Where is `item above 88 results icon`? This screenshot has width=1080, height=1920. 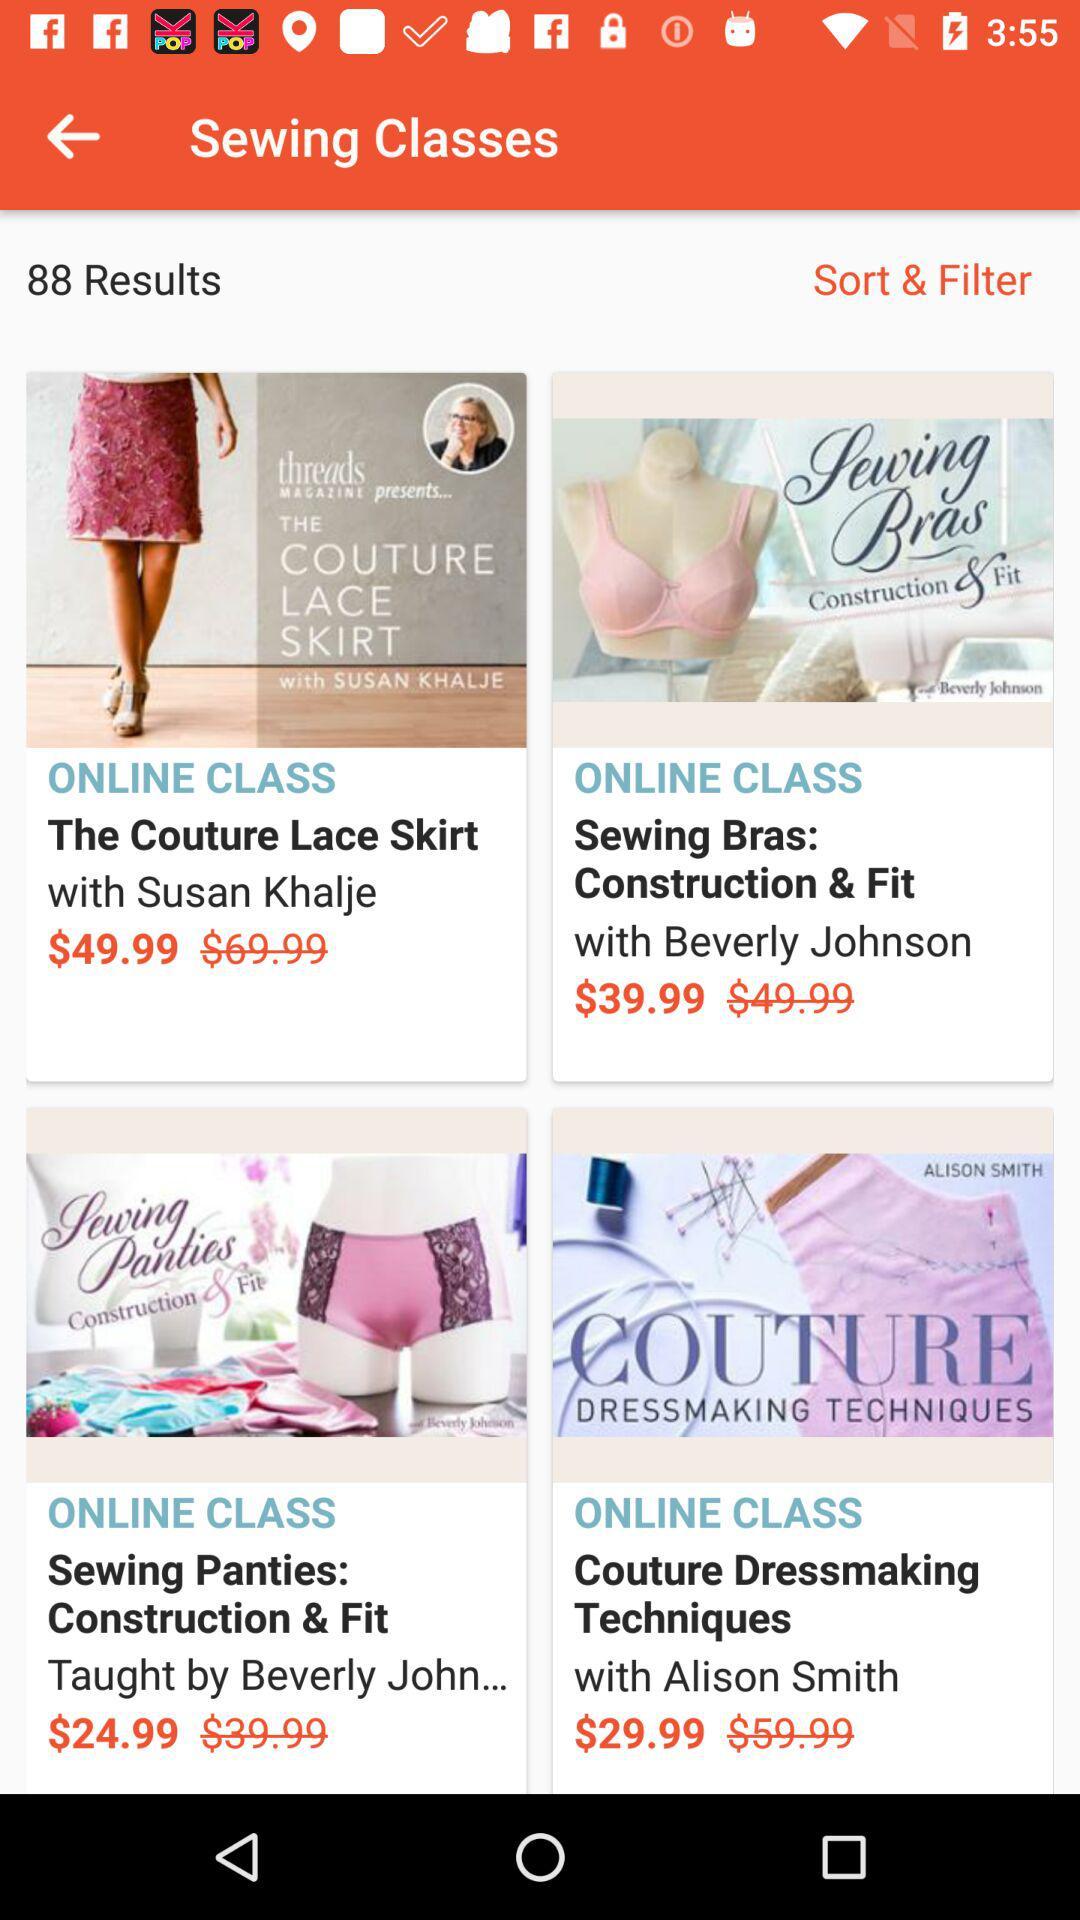 item above 88 results icon is located at coordinates (72, 135).